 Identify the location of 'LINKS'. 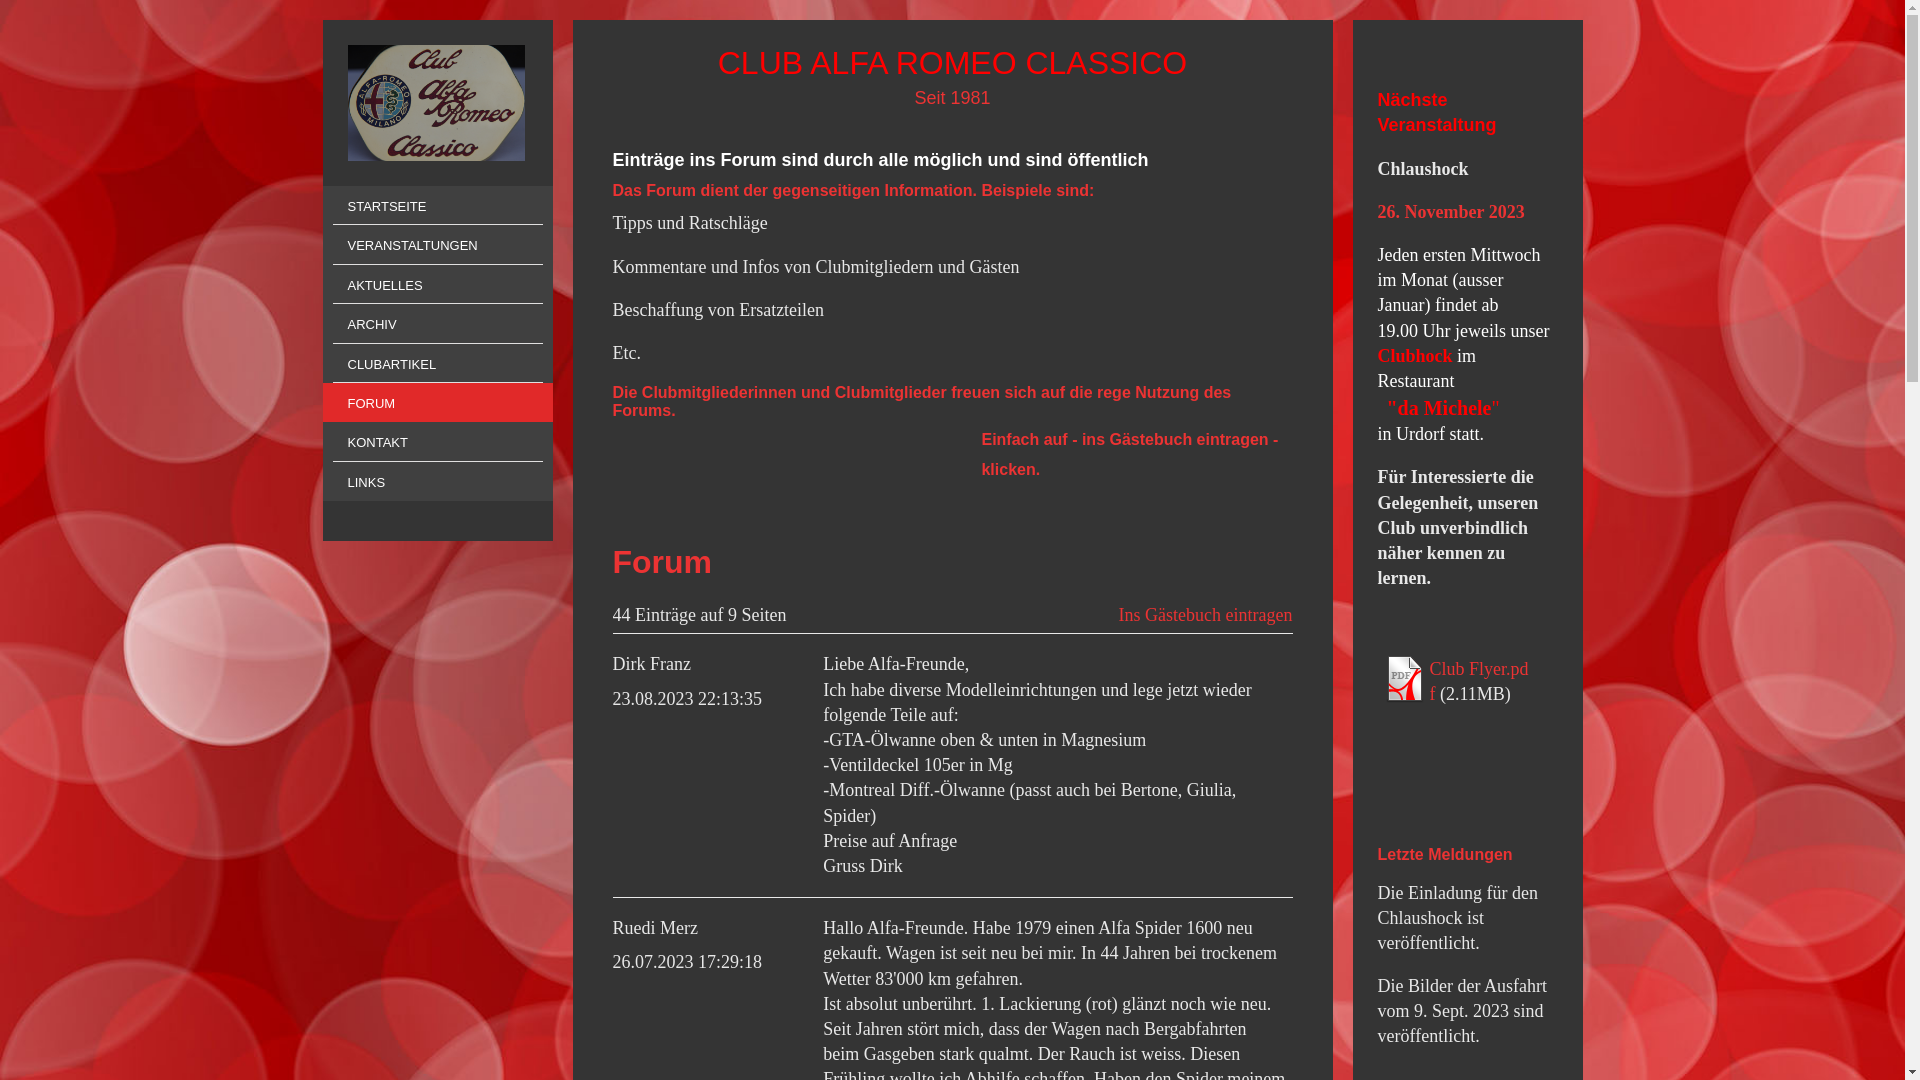
(435, 481).